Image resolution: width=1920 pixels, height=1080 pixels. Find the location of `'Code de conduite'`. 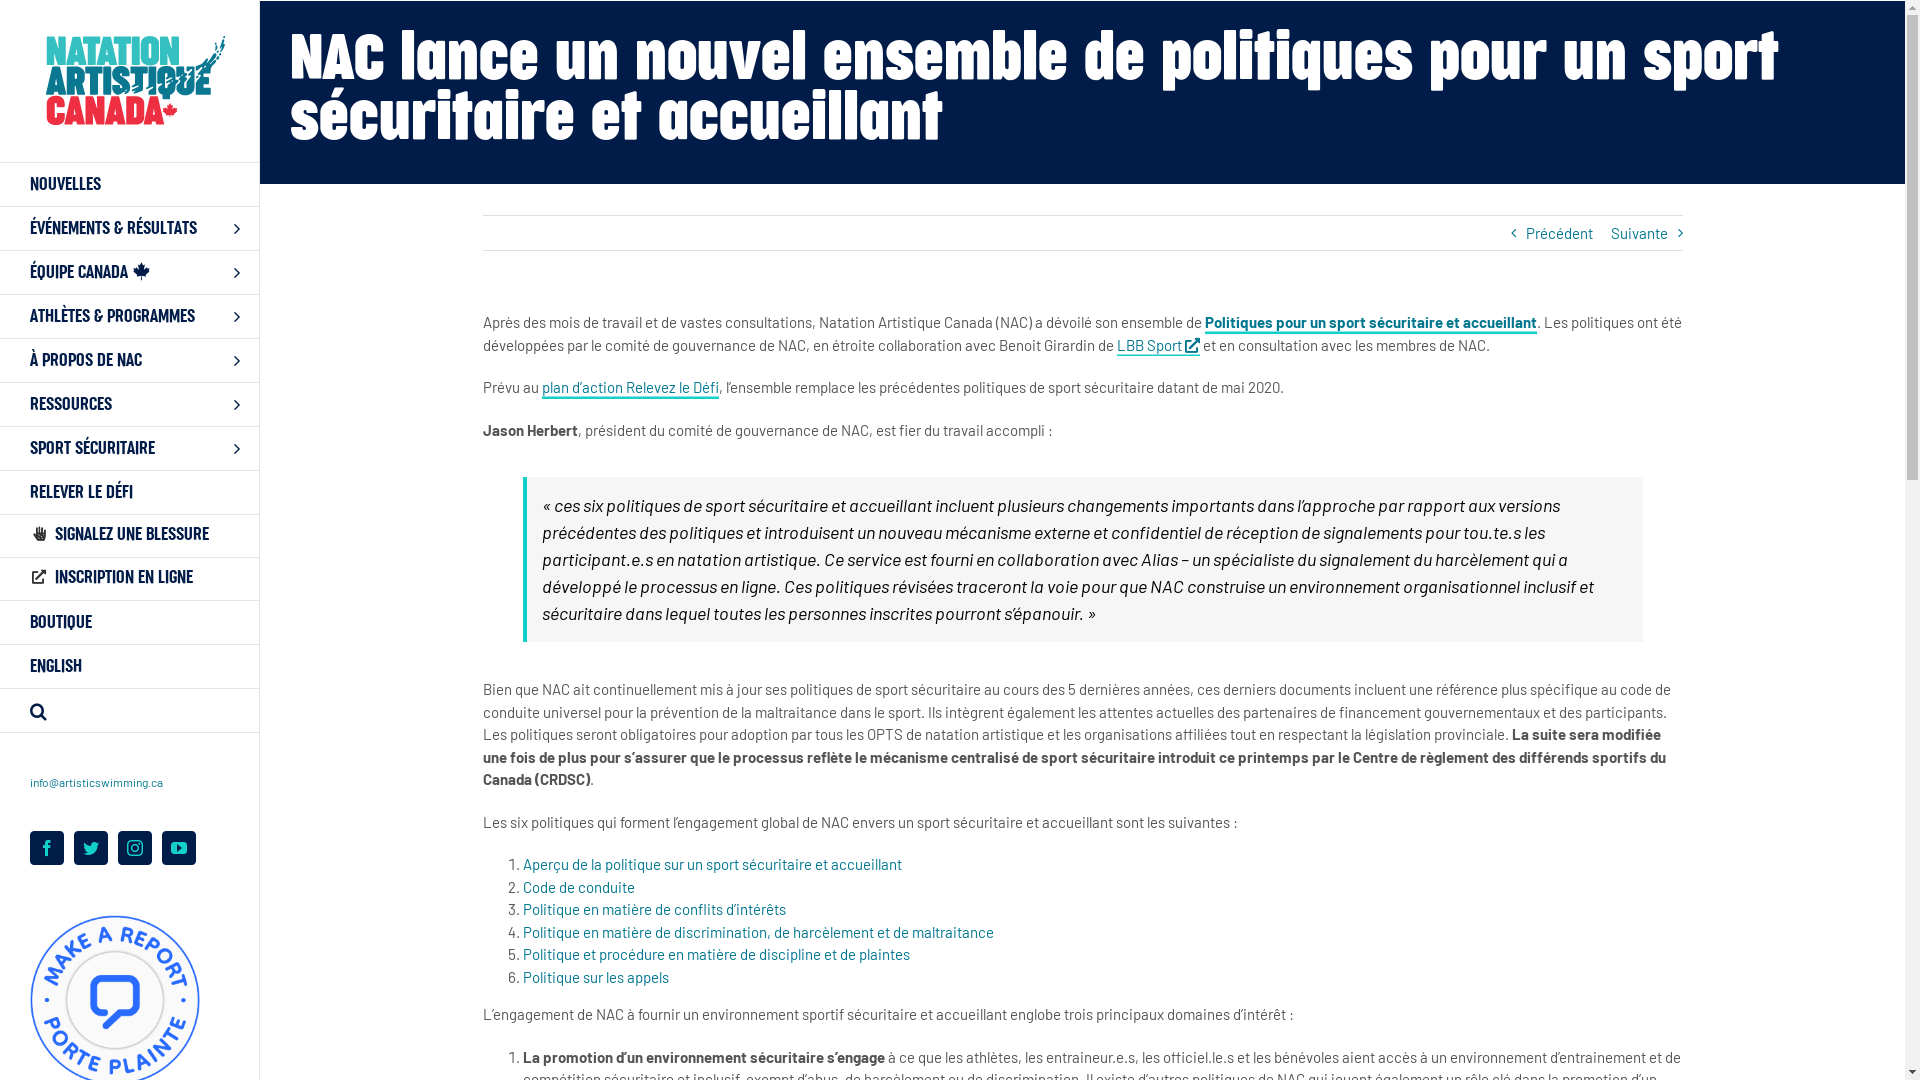

'Code de conduite' is located at coordinates (576, 886).